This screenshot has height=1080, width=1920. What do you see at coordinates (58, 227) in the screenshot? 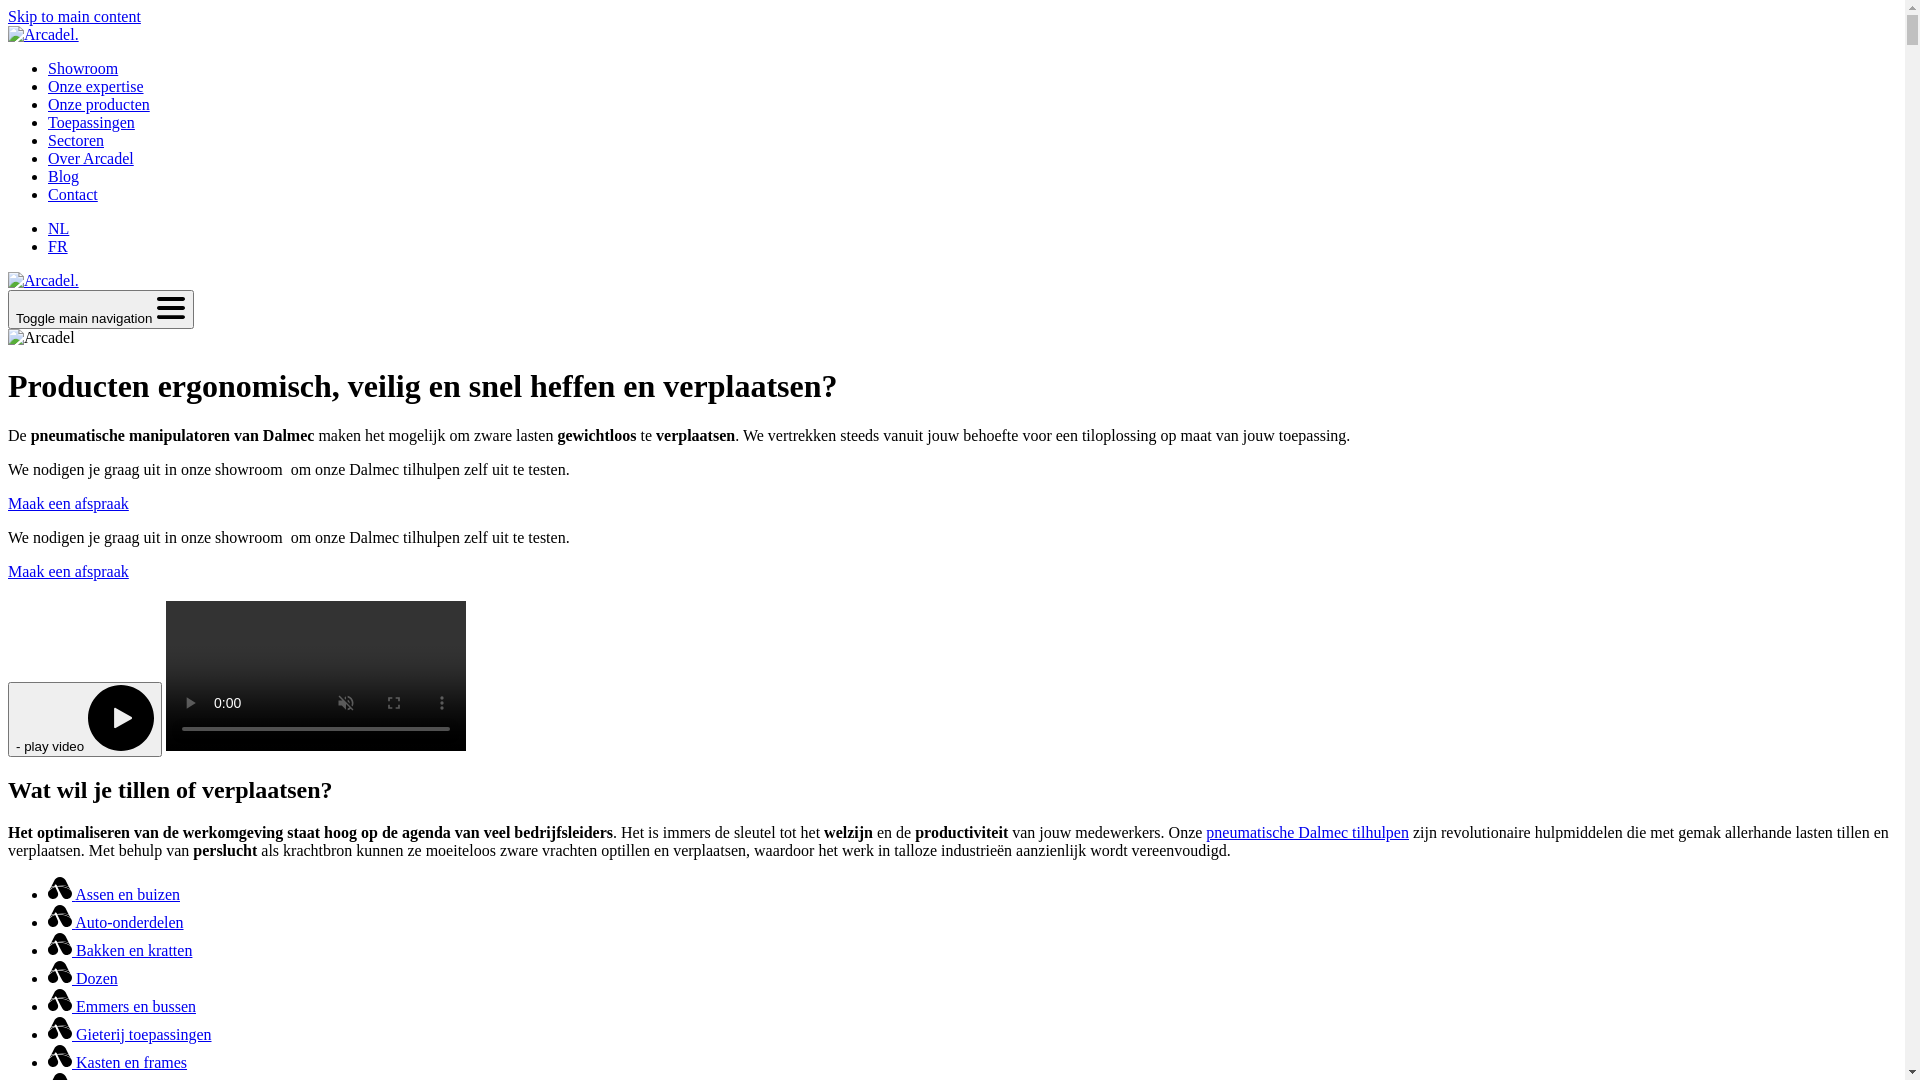
I see `'NL'` at bounding box center [58, 227].